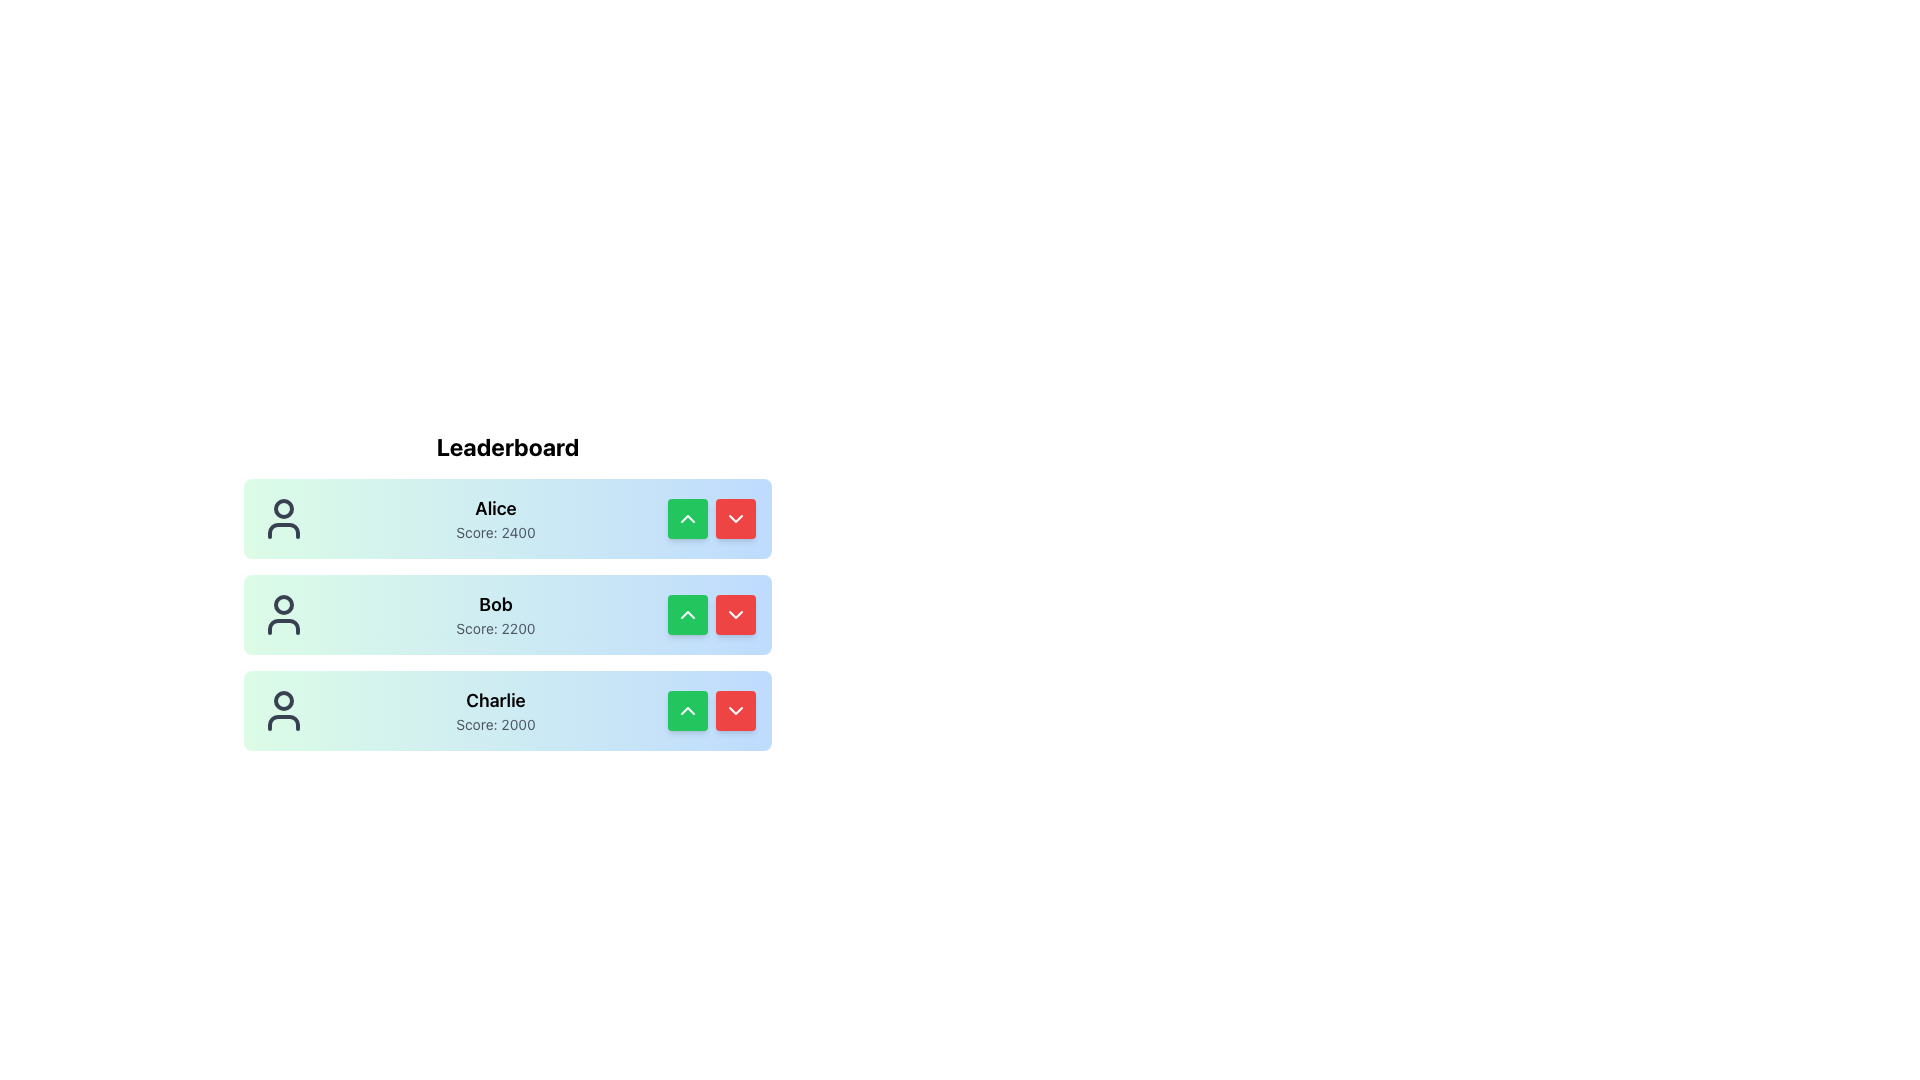 The height and width of the screenshot is (1080, 1920). I want to click on text content of the label displaying 'Score: 2000' located beneath the name 'Charlie' in the leaderboard layout, so click(495, 725).